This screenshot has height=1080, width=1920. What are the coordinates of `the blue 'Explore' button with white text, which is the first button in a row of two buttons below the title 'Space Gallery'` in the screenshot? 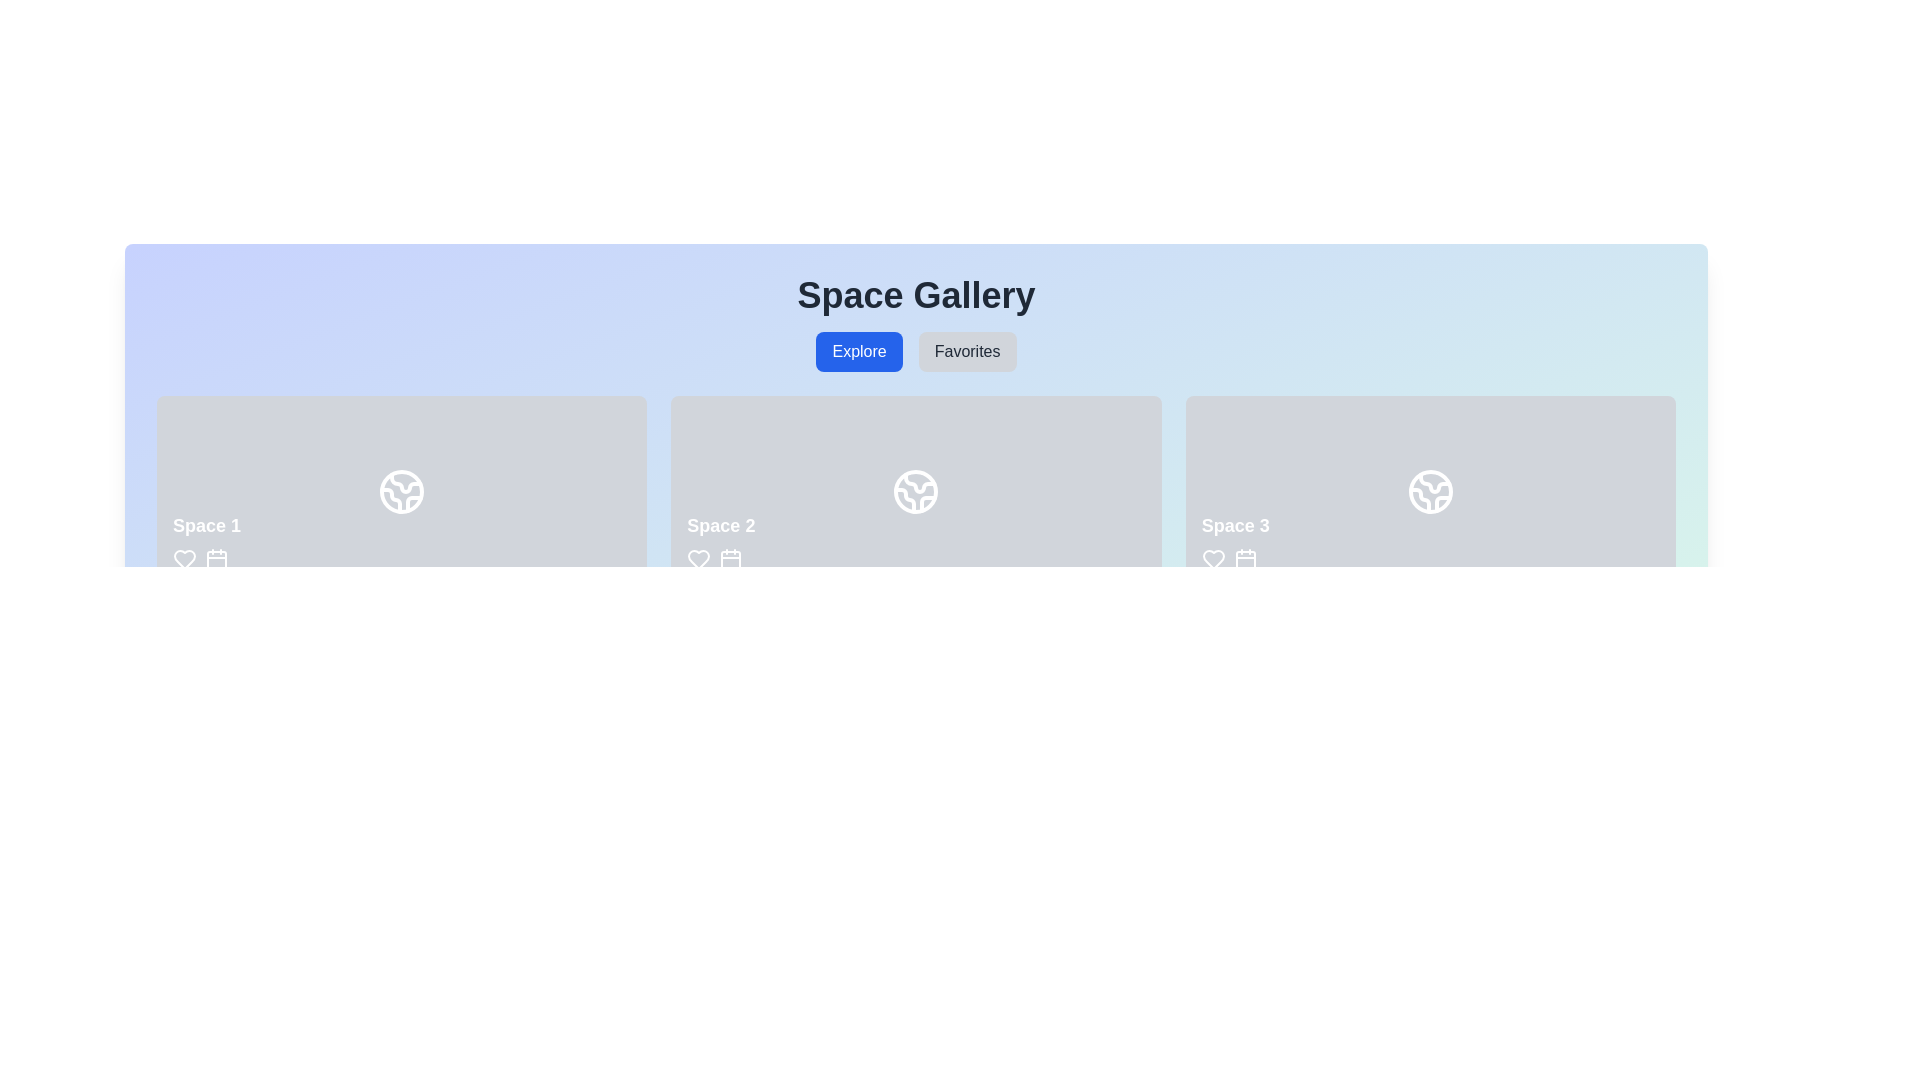 It's located at (859, 350).